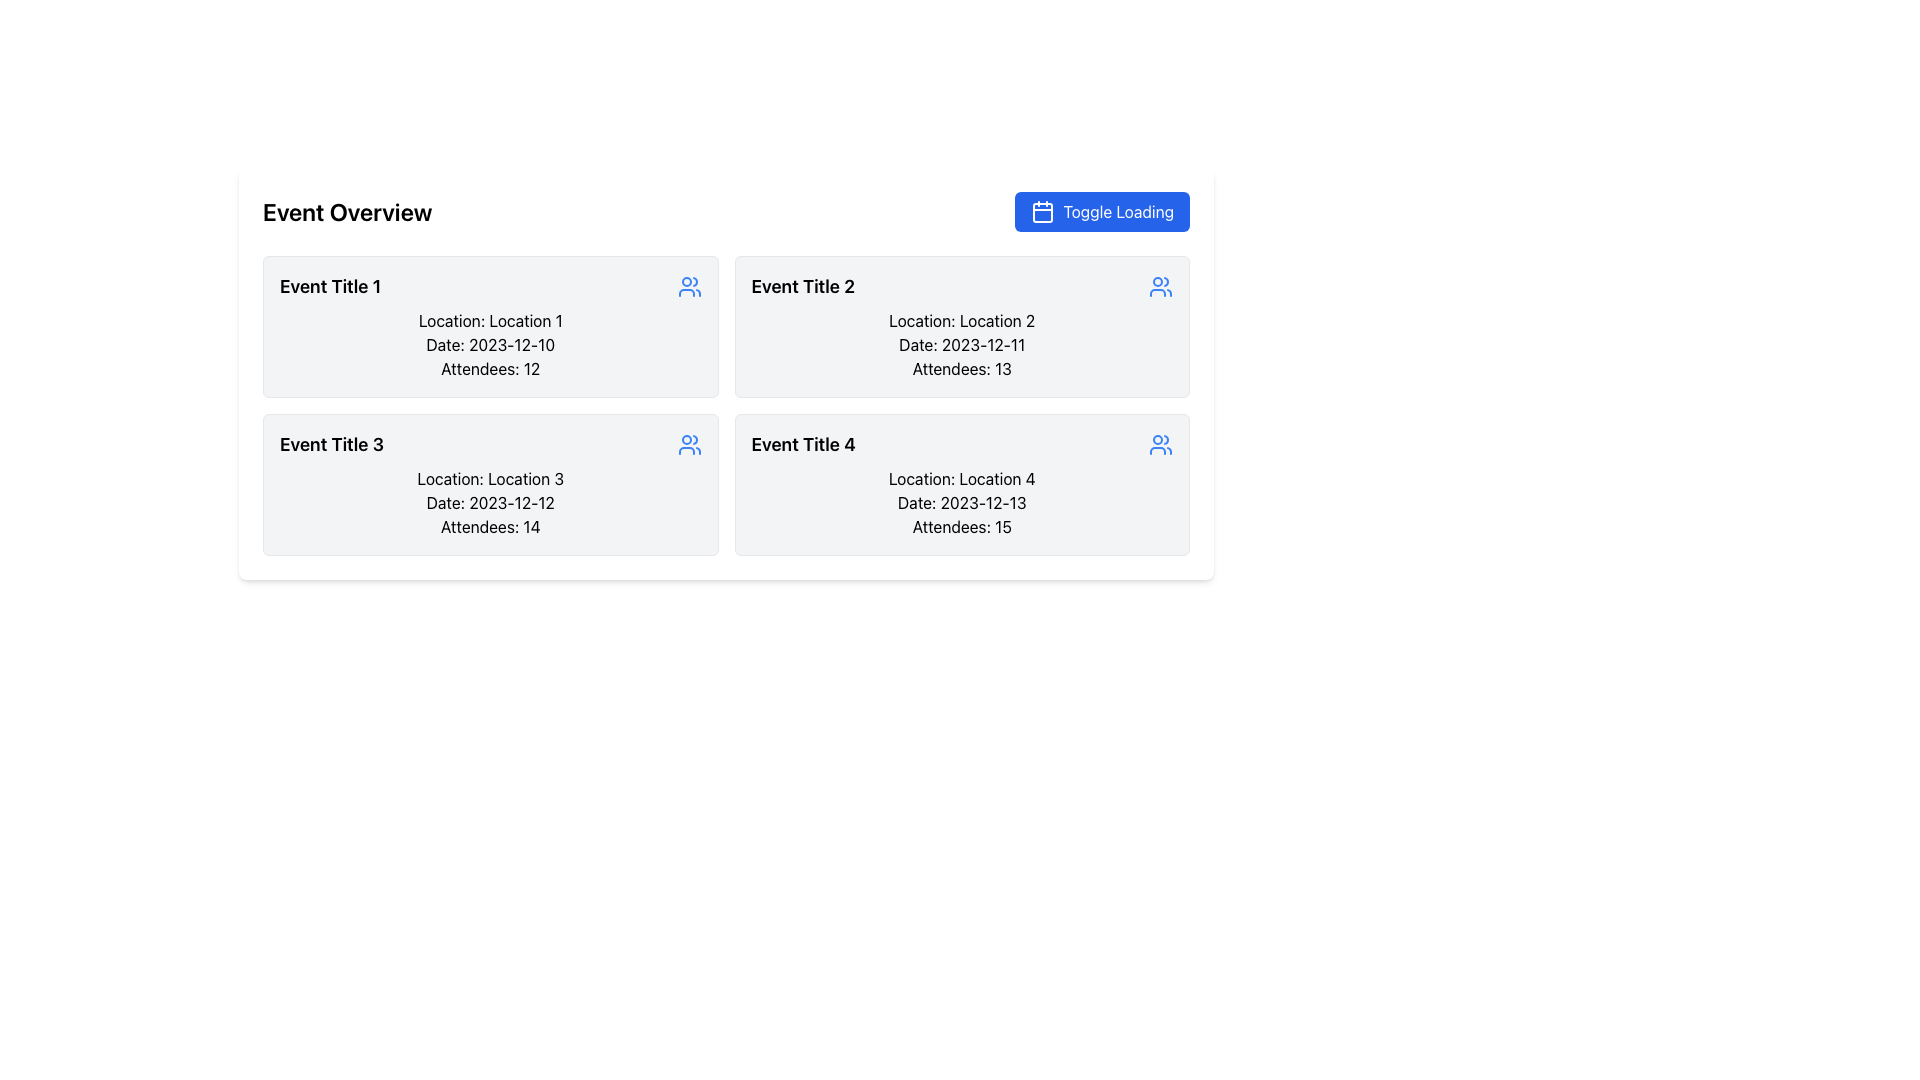 The image size is (1920, 1080). What do you see at coordinates (962, 369) in the screenshot?
I see `text label displaying the number of attendees, which states 'Attendees: 13', located at the bottom of the event card for 'Event Title 2'` at bounding box center [962, 369].